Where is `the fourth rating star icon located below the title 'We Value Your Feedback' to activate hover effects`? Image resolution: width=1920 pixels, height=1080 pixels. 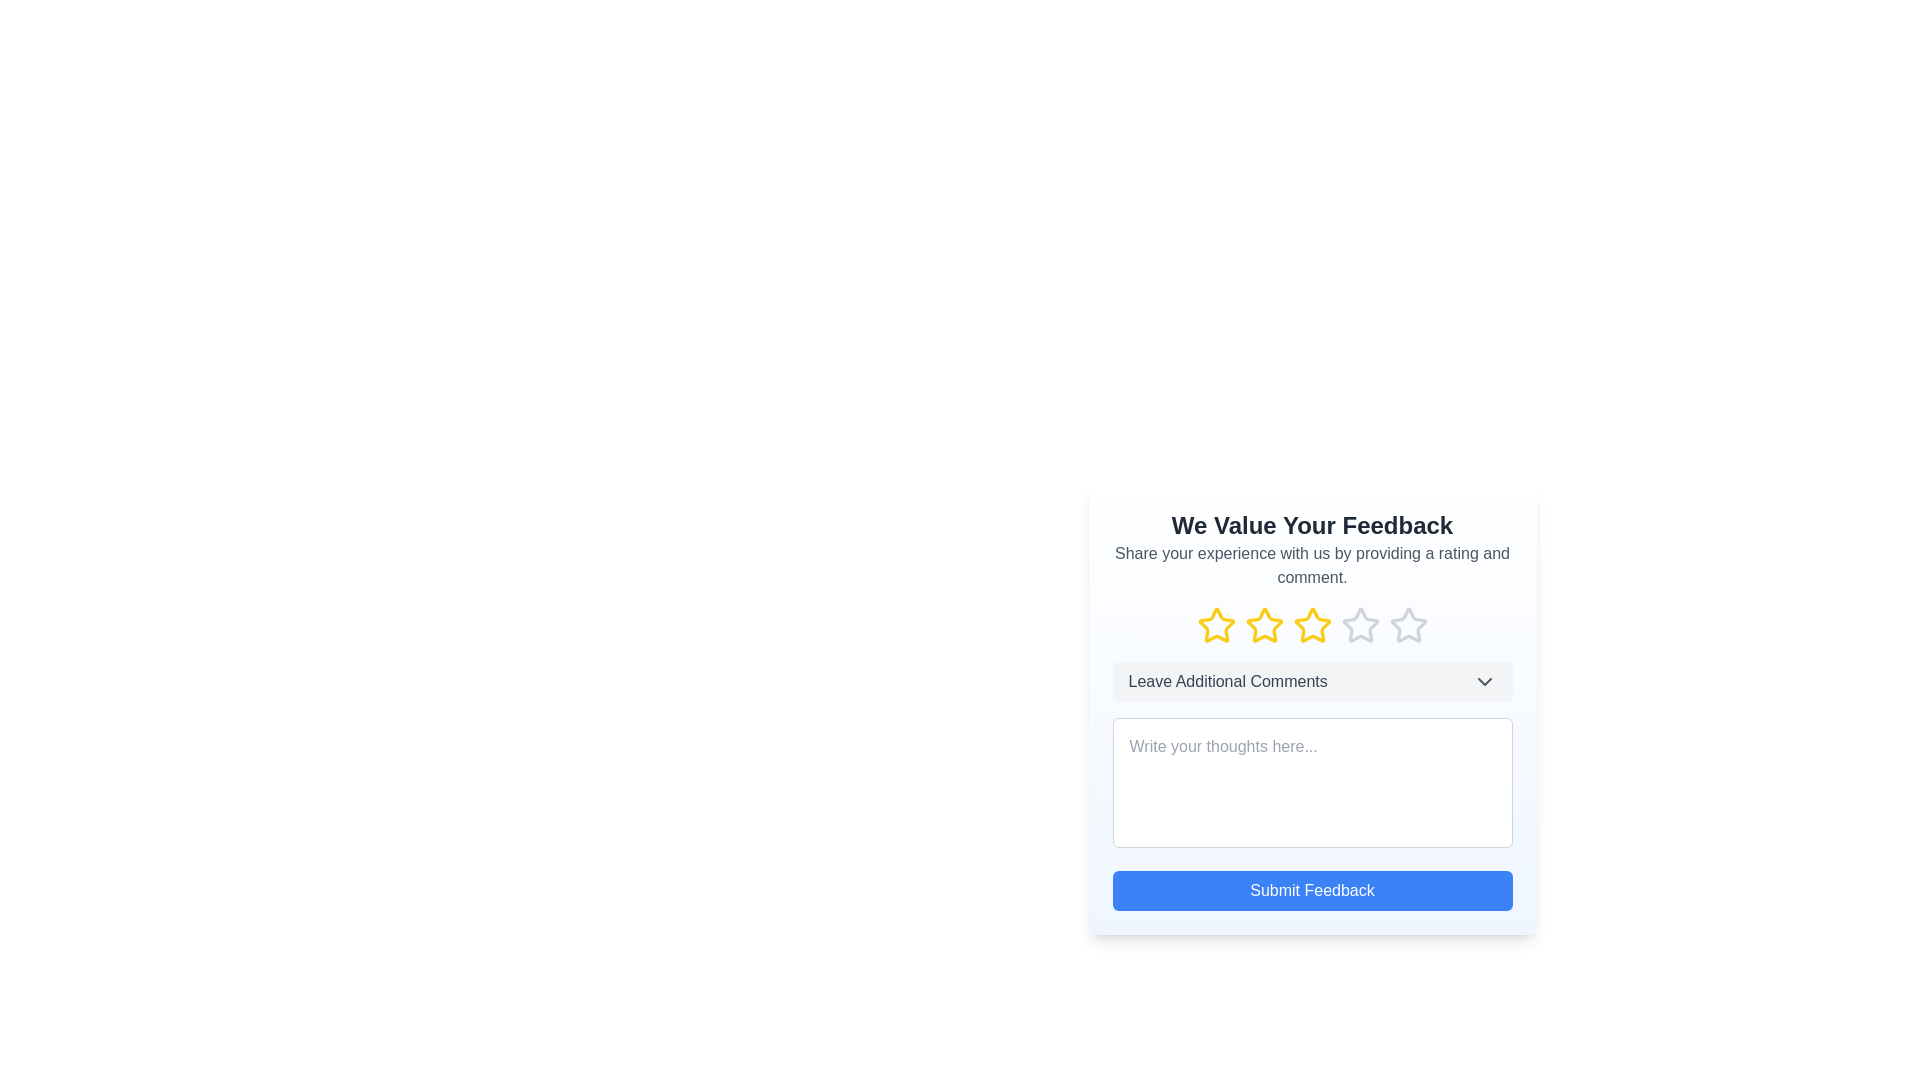 the fourth rating star icon located below the title 'We Value Your Feedback' to activate hover effects is located at coordinates (1312, 624).